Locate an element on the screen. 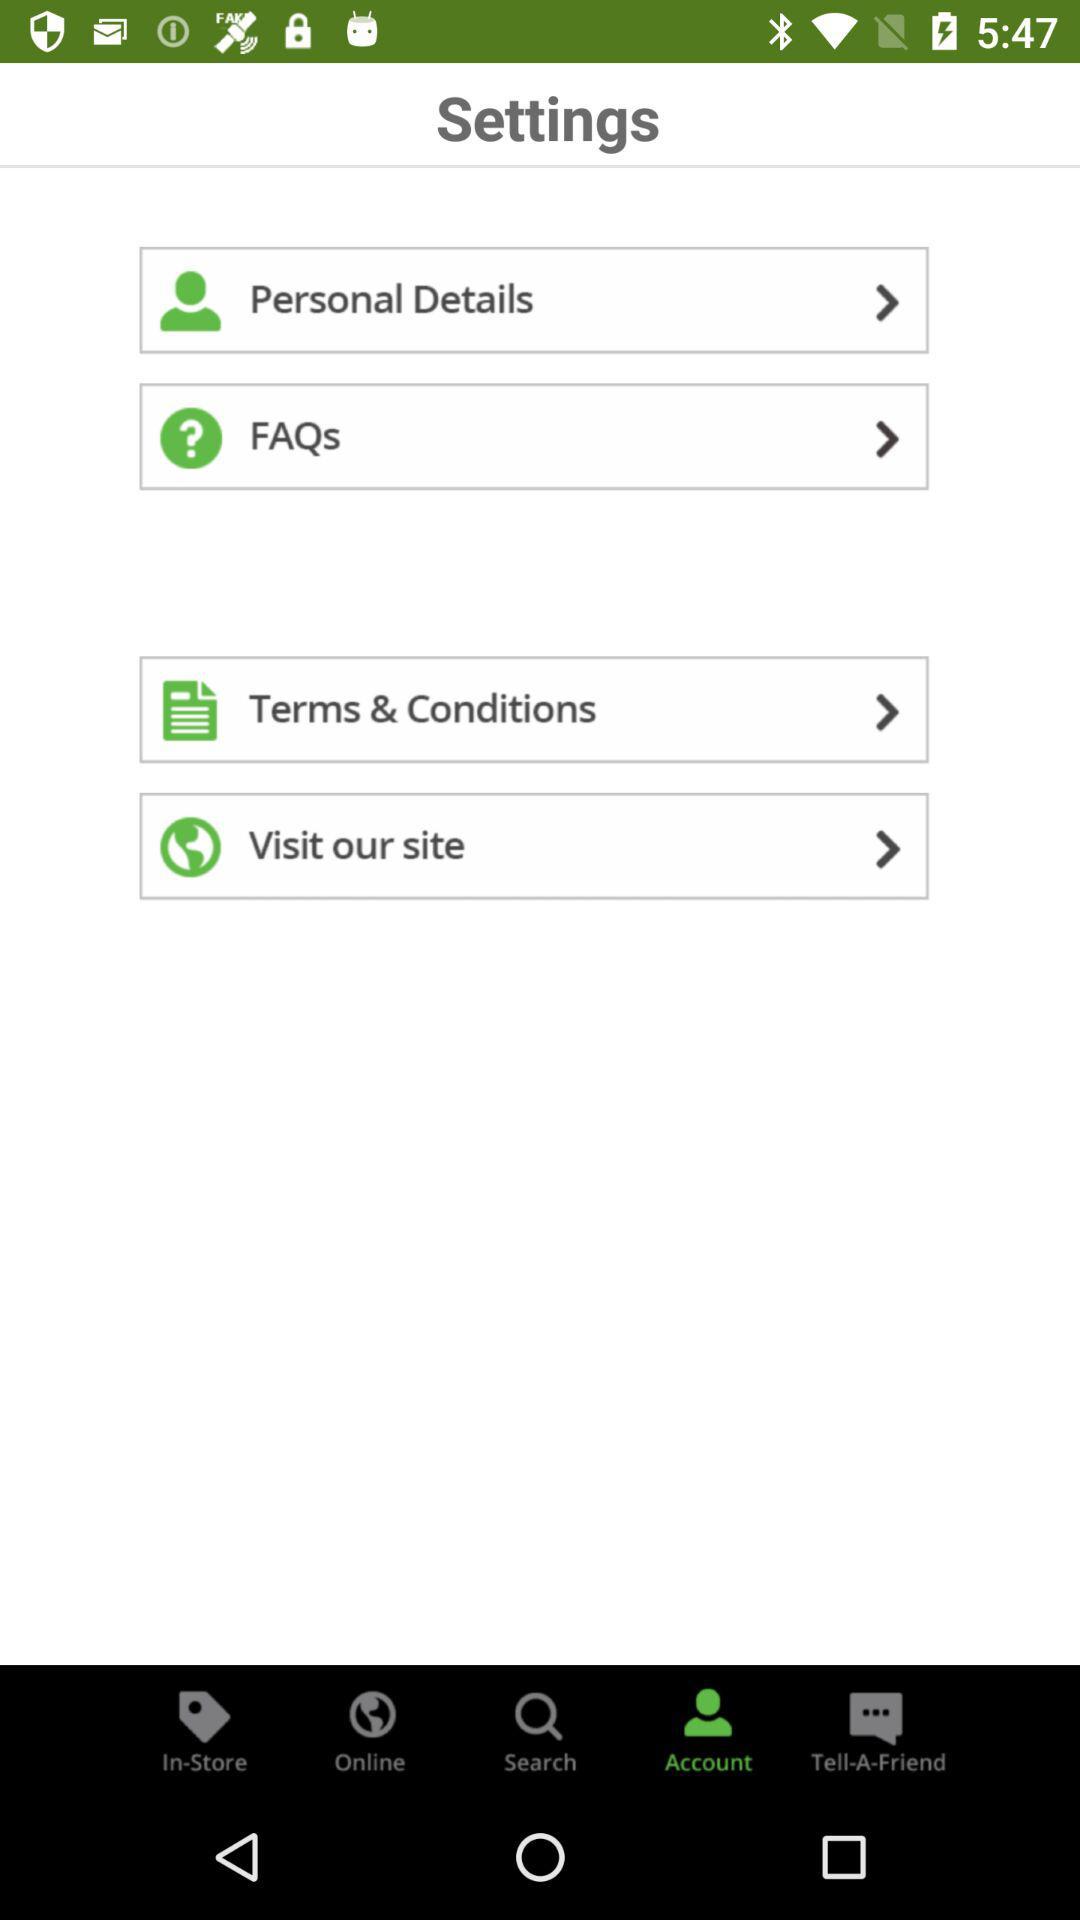 This screenshot has height=1920, width=1080. visit website is located at coordinates (540, 850).